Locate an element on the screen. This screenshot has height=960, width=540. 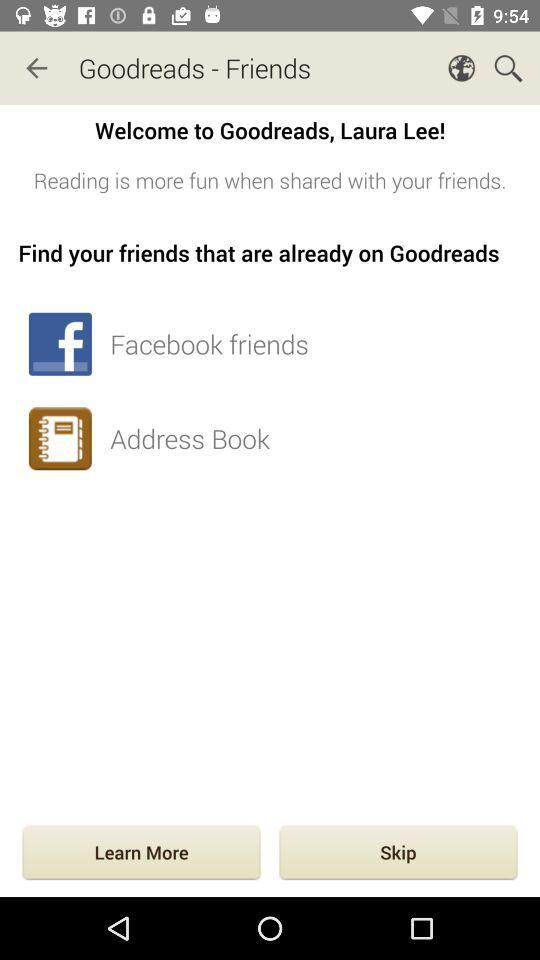
the icon at the top left corner is located at coordinates (36, 68).